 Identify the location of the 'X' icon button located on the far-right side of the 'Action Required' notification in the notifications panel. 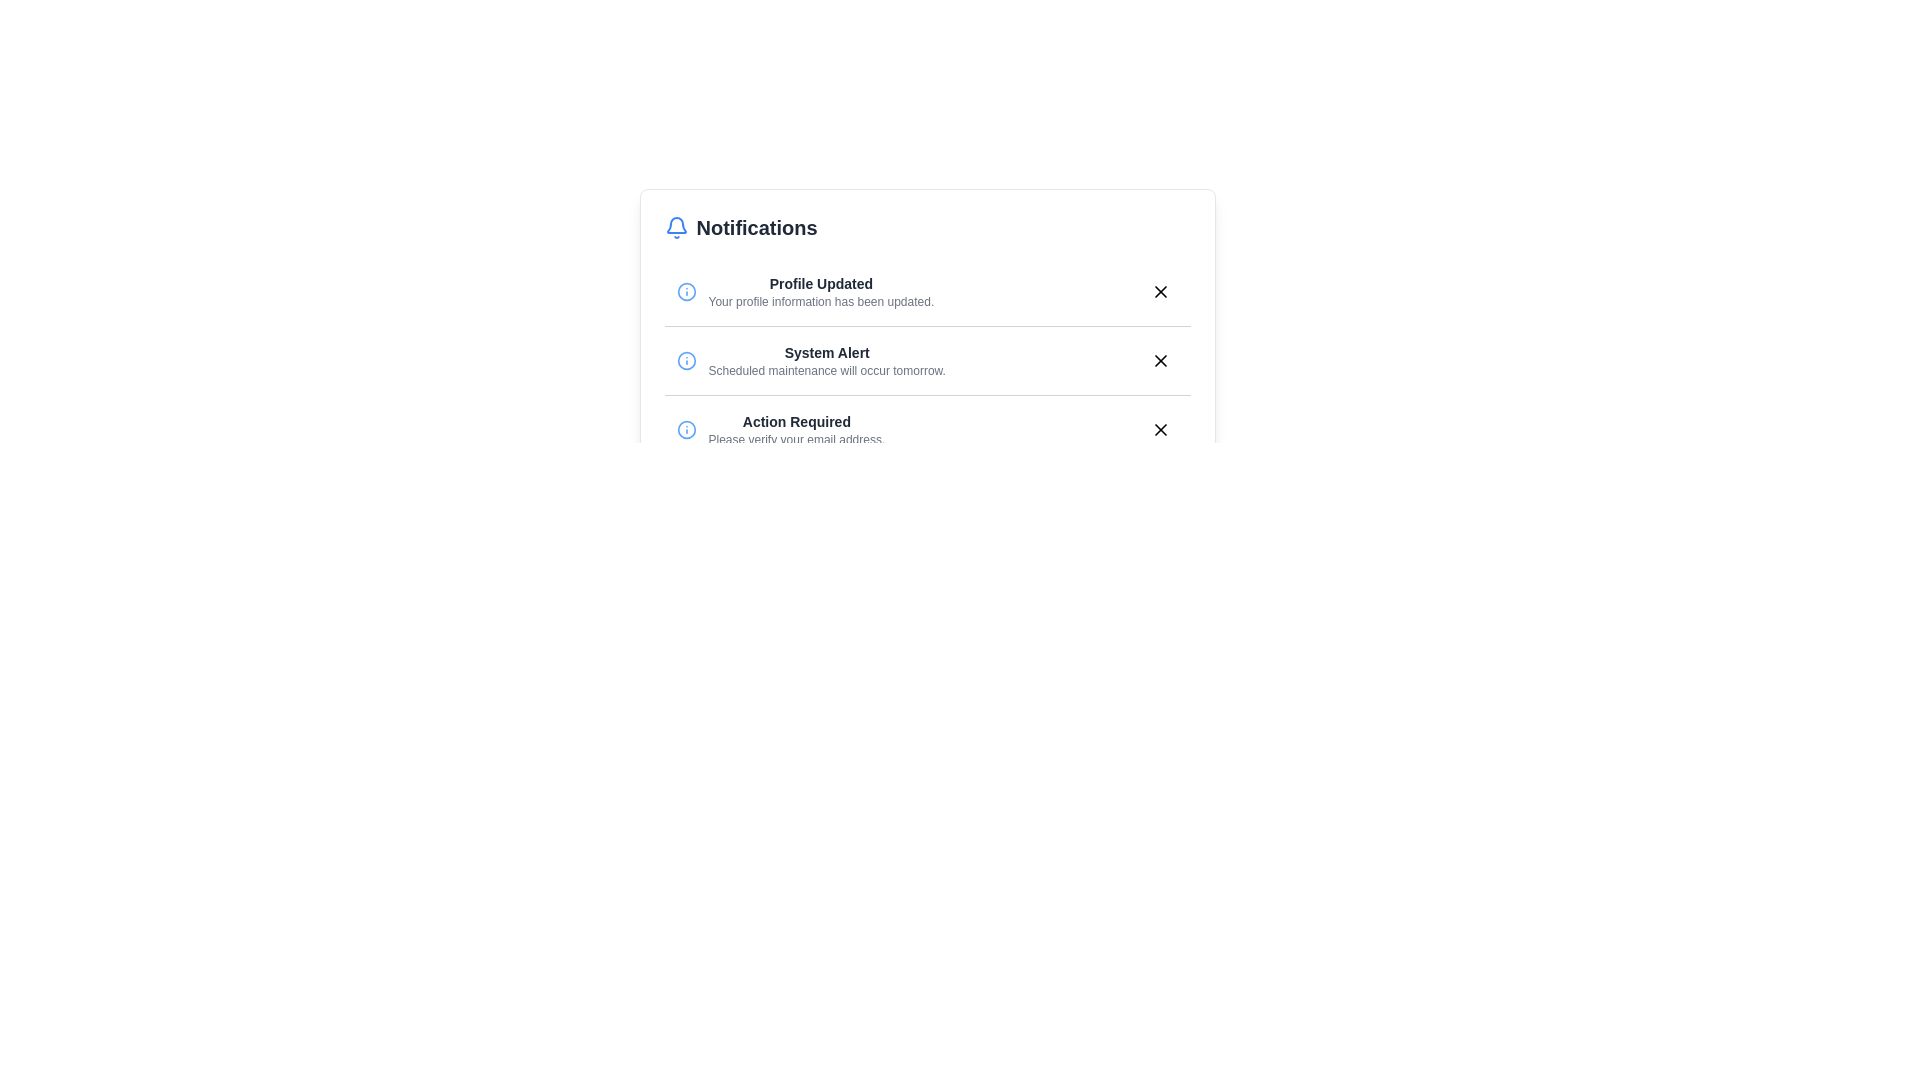
(1160, 428).